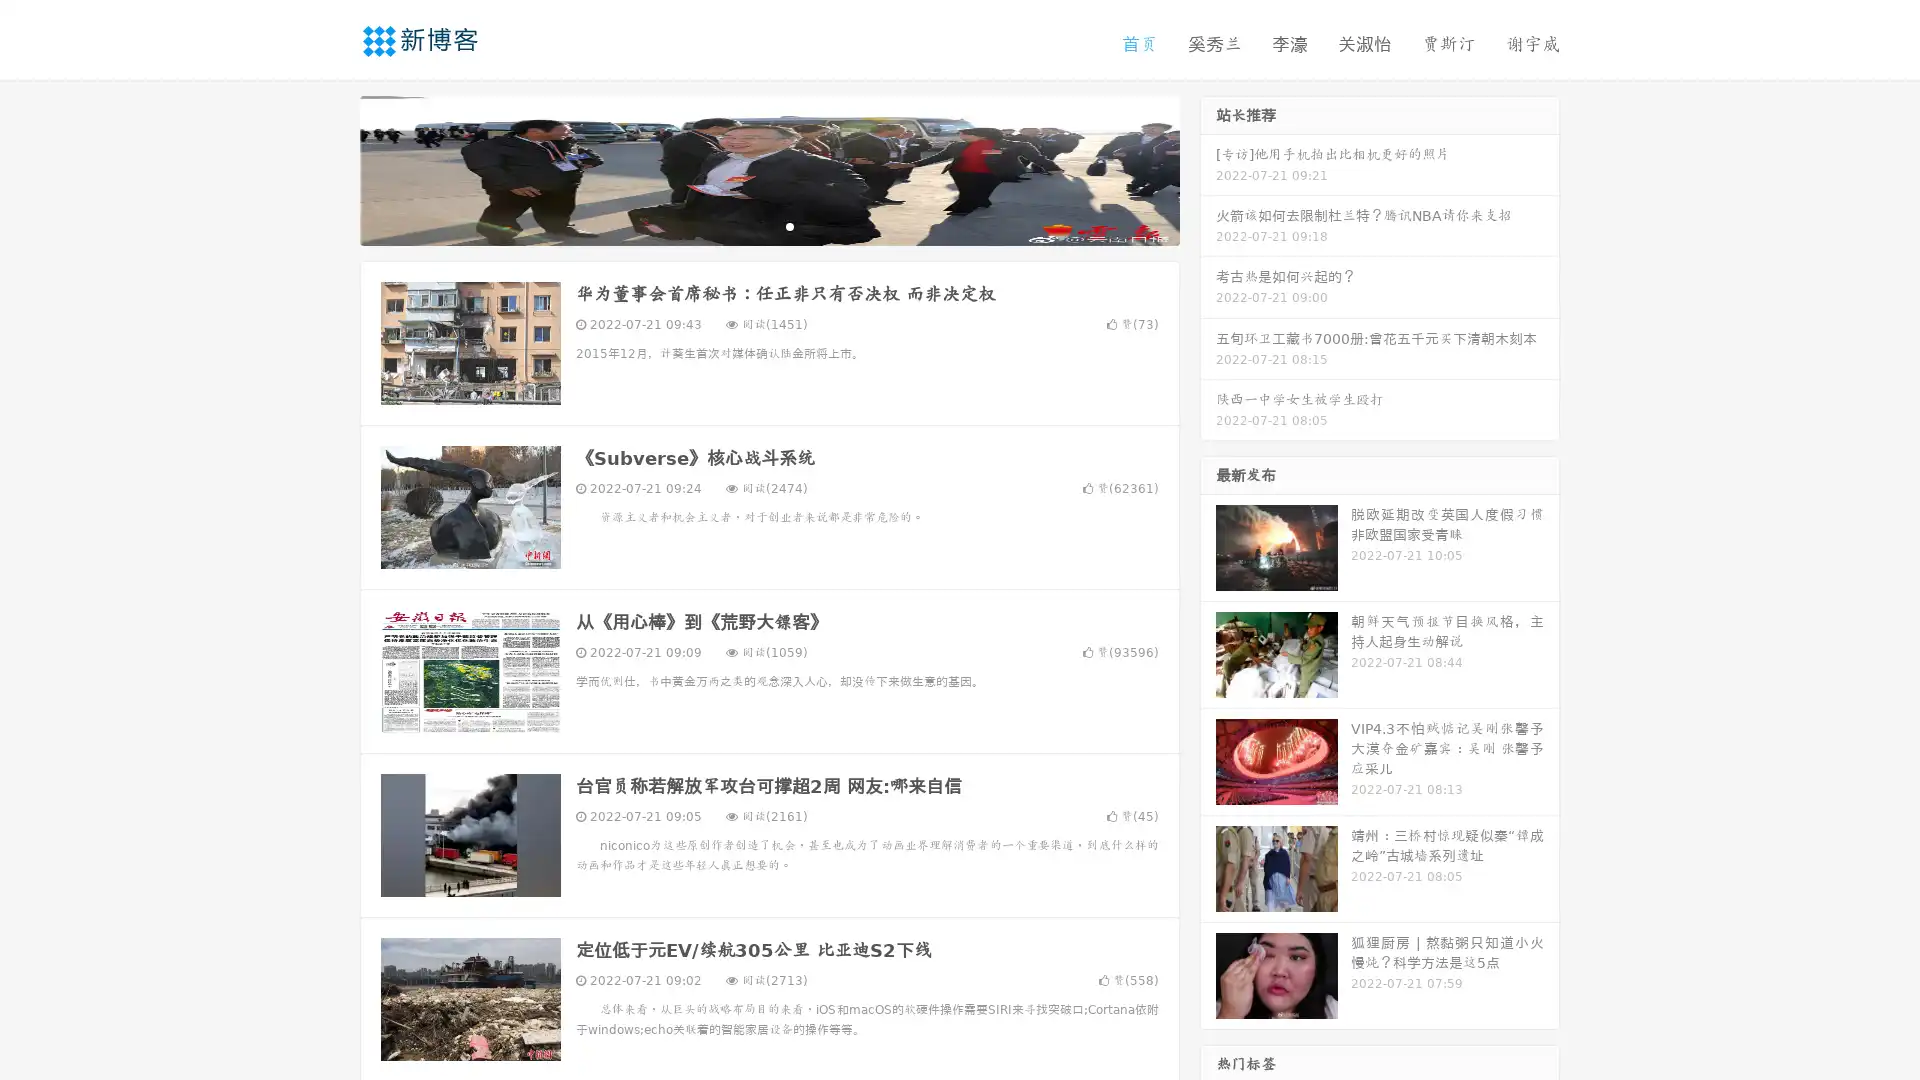  Describe the element at coordinates (748, 225) in the screenshot. I see `Go to slide 1` at that location.